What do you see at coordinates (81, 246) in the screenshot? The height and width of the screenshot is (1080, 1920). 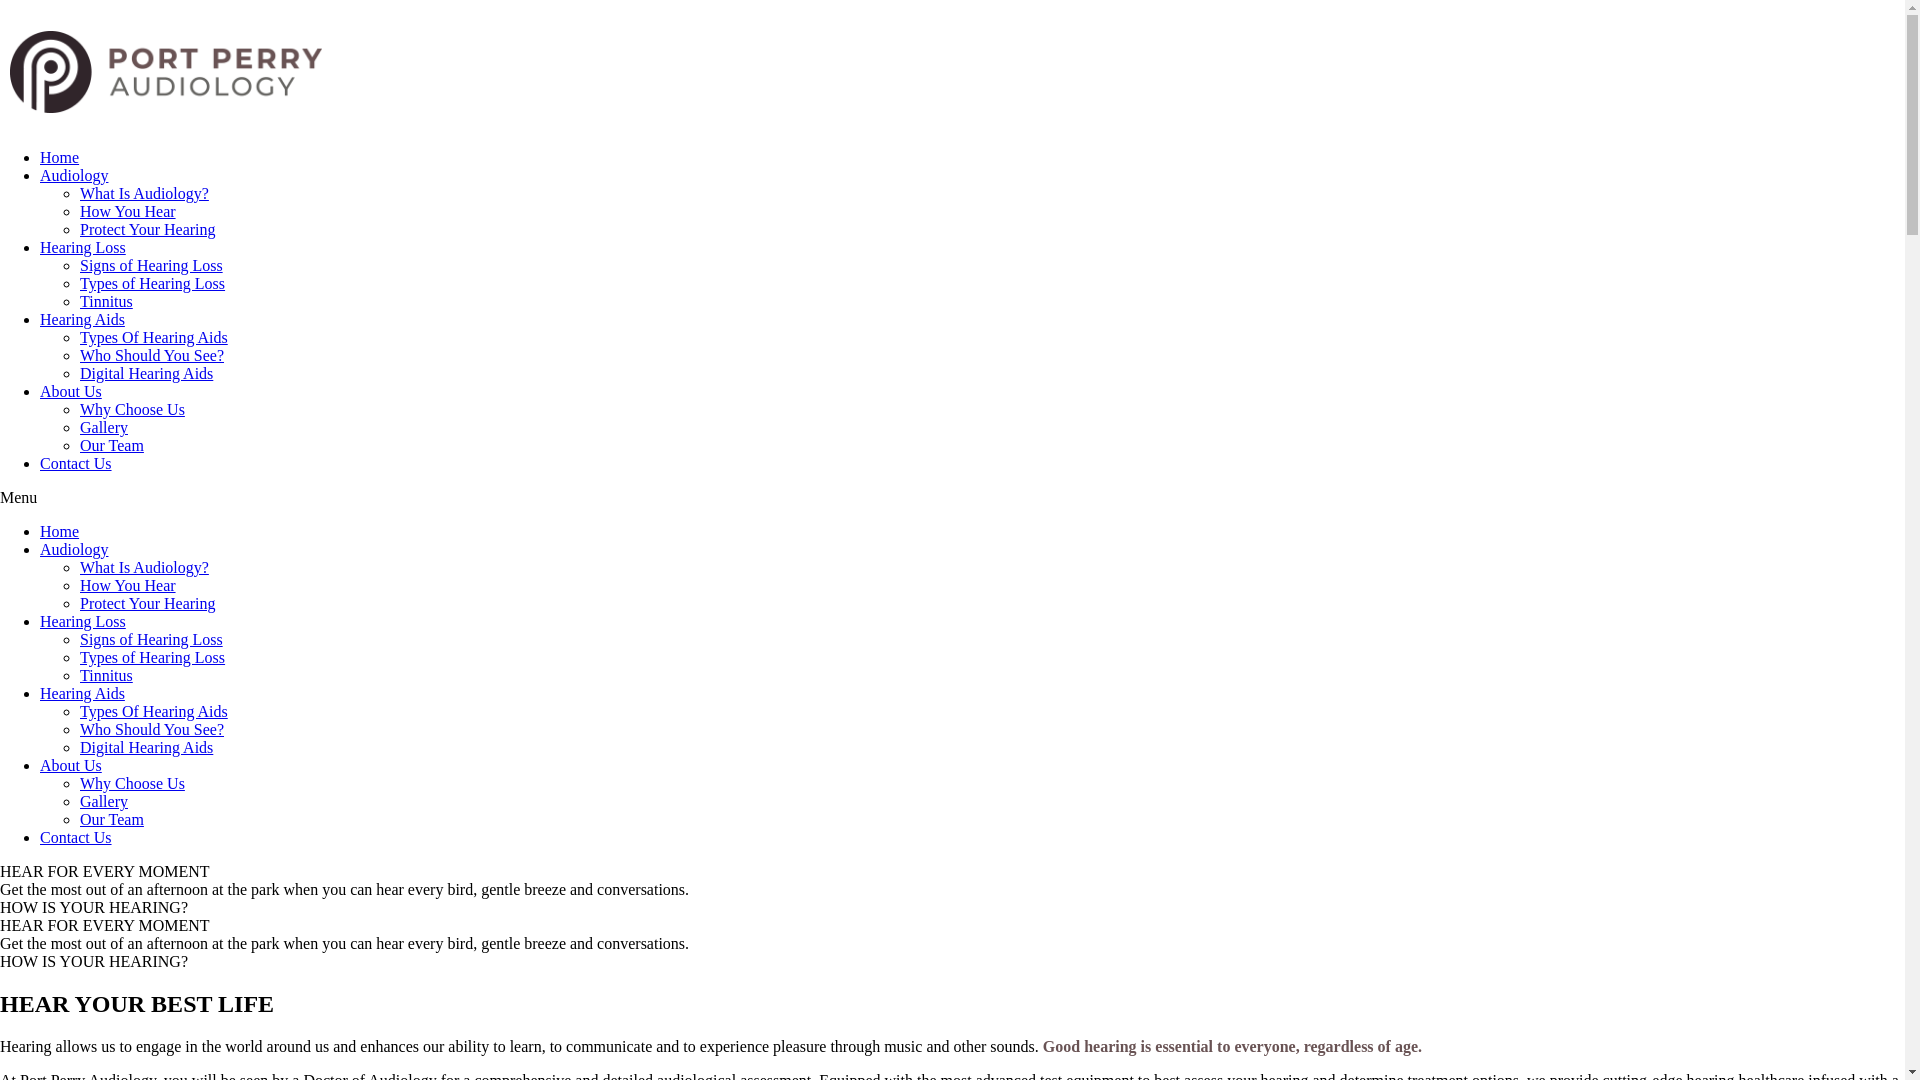 I see `'Hearing Loss'` at bounding box center [81, 246].